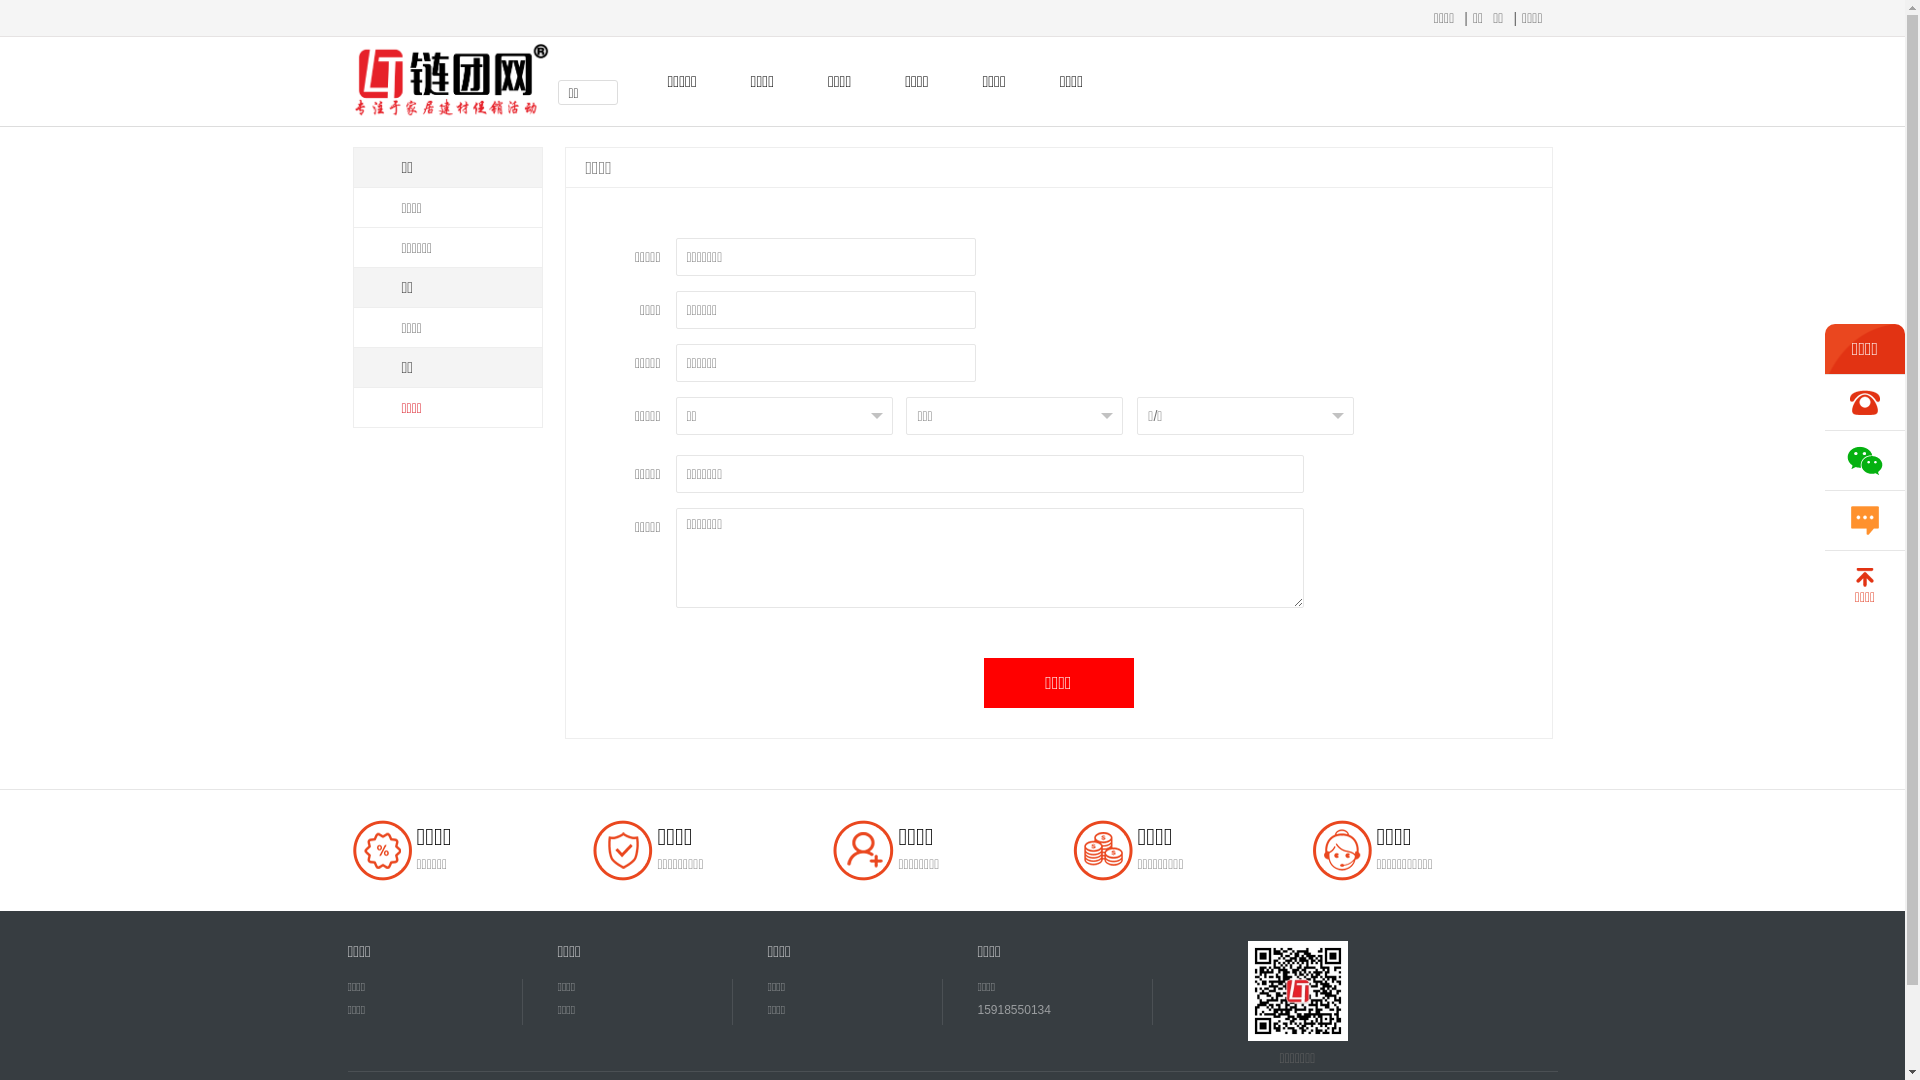 Image resolution: width=1920 pixels, height=1080 pixels. I want to click on '15918550134', so click(978, 1010).